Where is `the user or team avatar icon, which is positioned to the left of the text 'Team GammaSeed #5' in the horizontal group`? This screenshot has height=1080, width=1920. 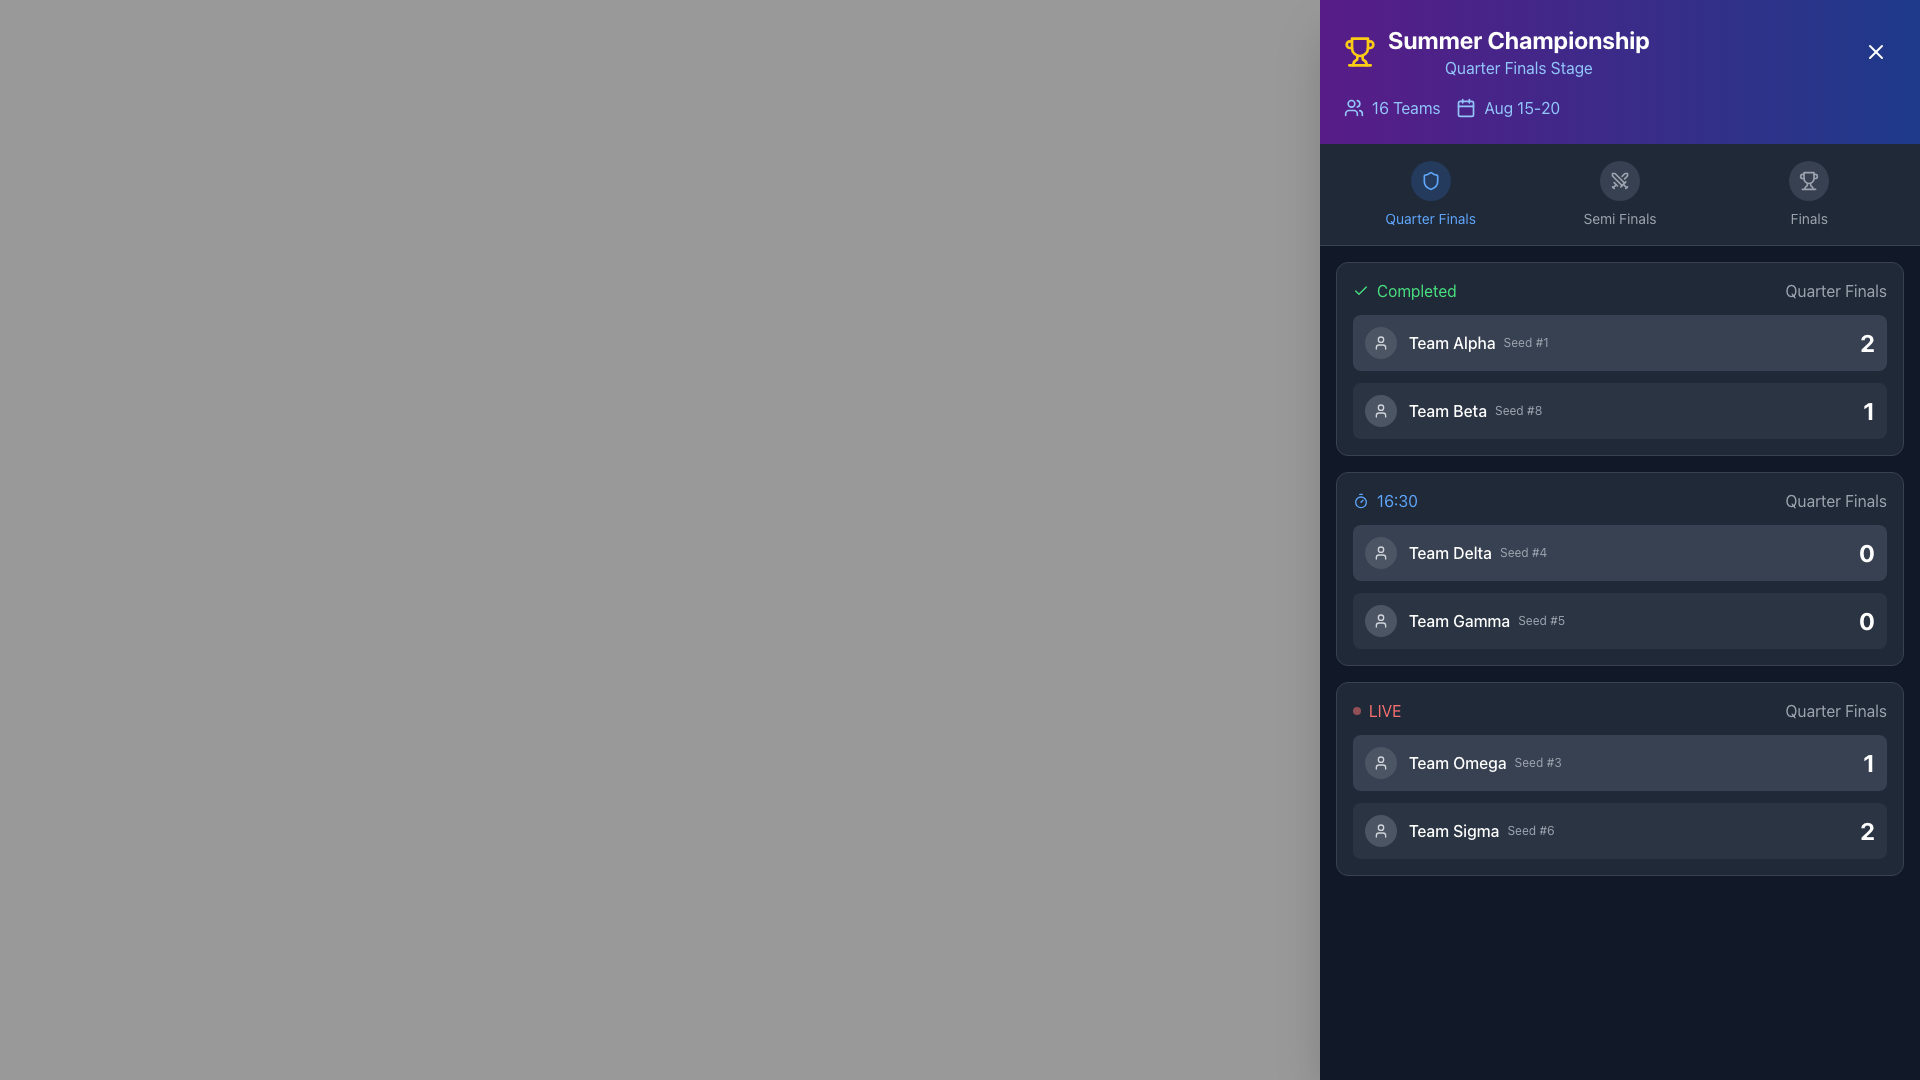
the user or team avatar icon, which is positioned to the left of the text 'Team GammaSeed #5' in the horizontal group is located at coordinates (1380, 620).